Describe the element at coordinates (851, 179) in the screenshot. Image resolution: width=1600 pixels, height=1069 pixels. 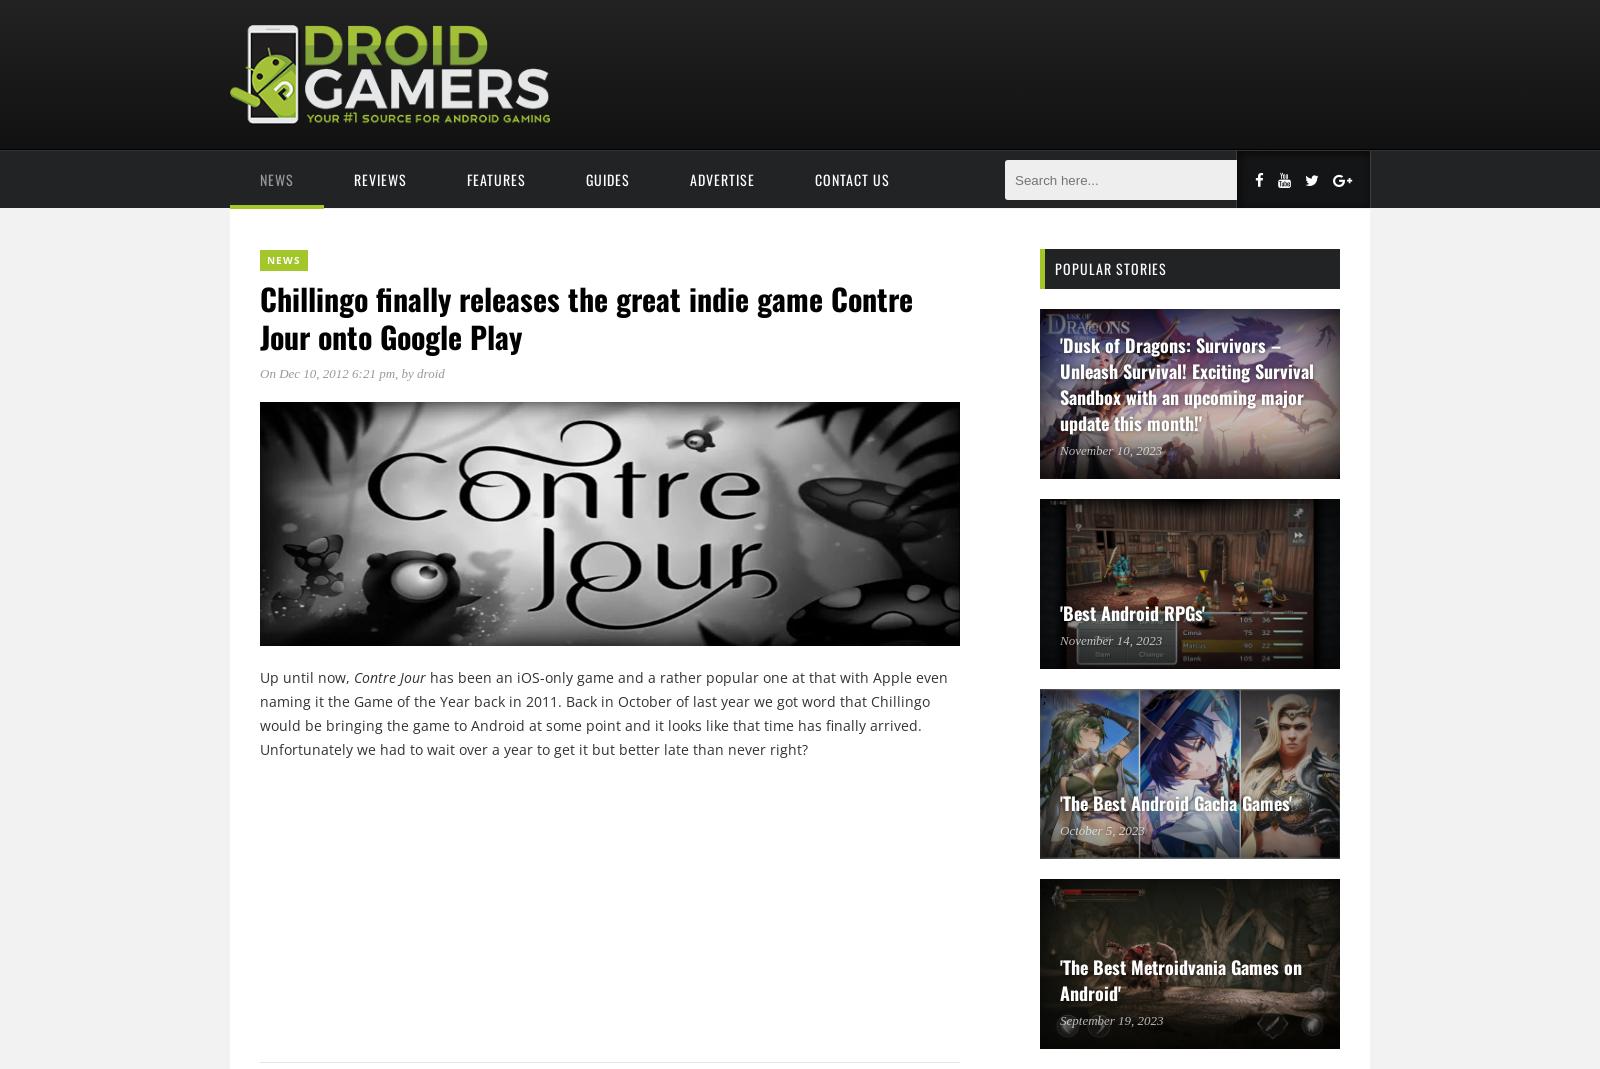
I see `'Contact Us'` at that location.